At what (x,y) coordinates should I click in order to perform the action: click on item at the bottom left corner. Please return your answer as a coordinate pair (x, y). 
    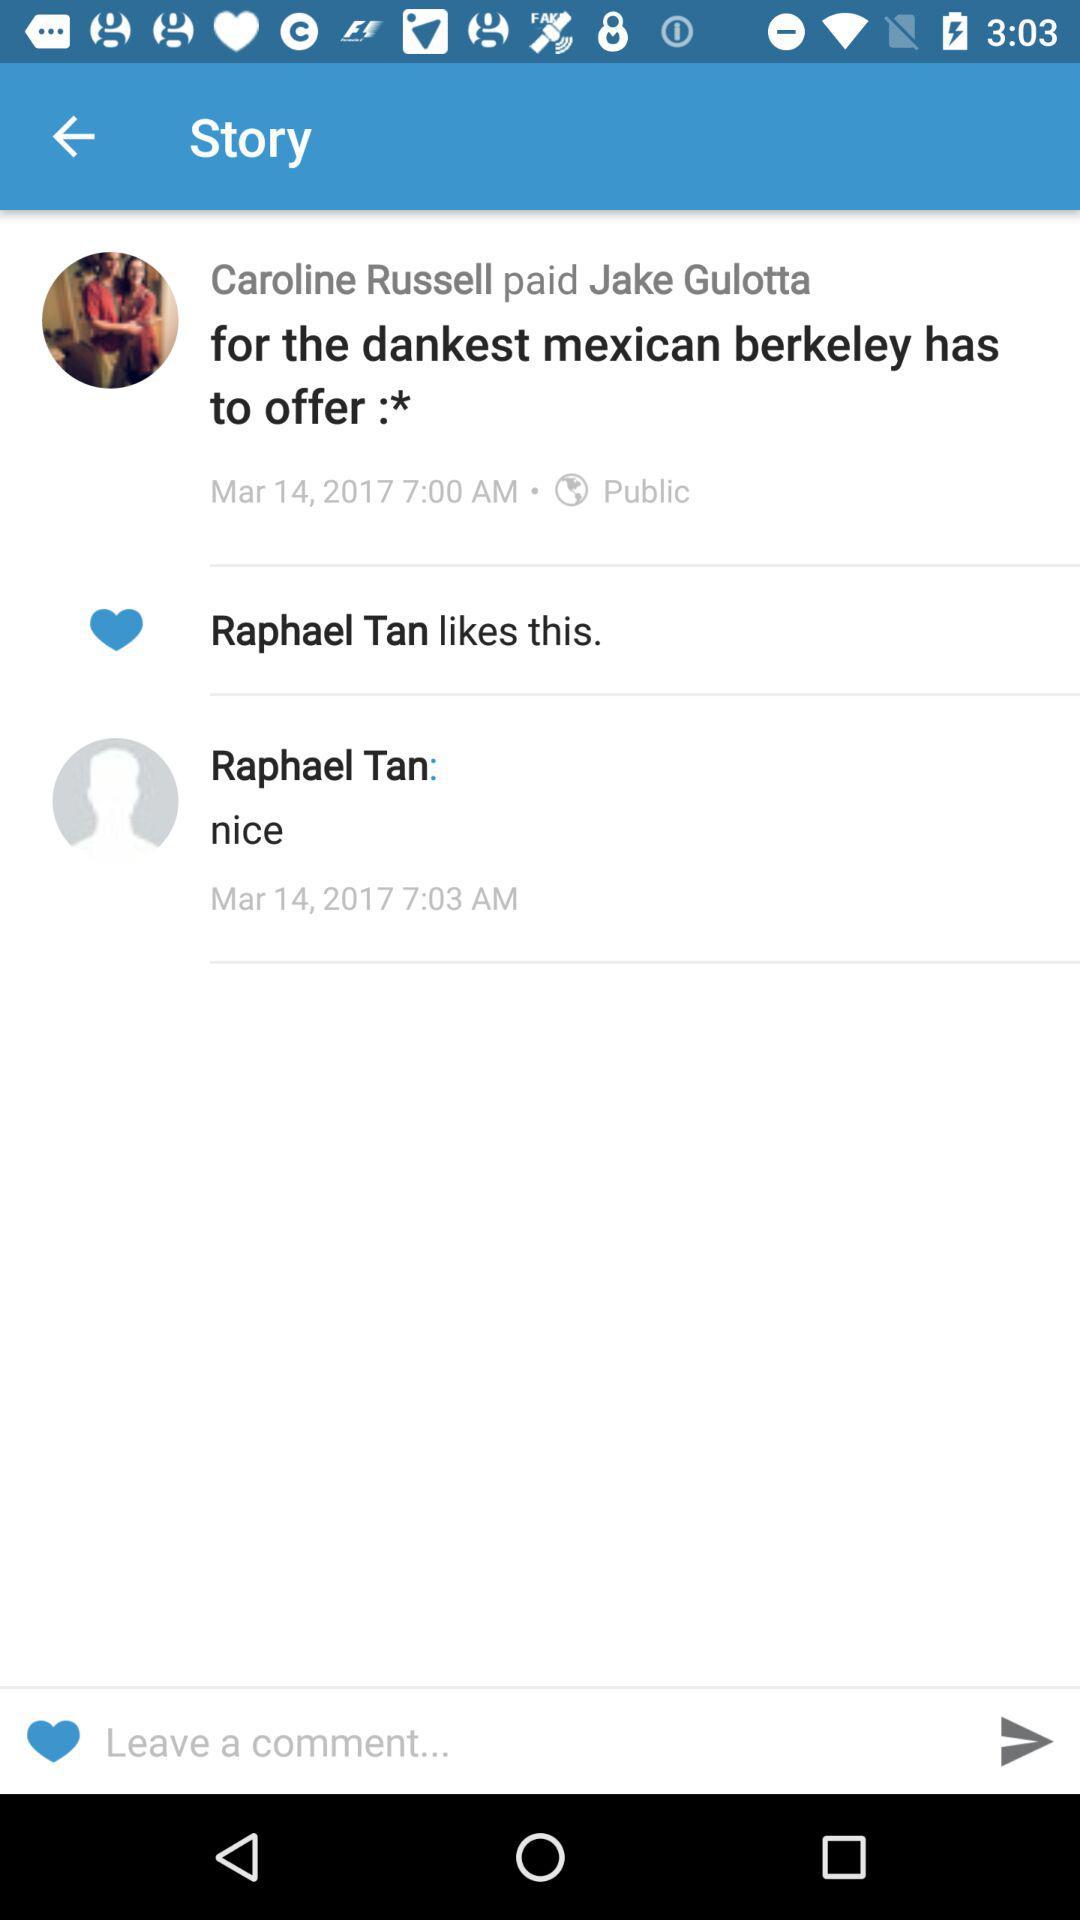
    Looking at the image, I should click on (51, 1740).